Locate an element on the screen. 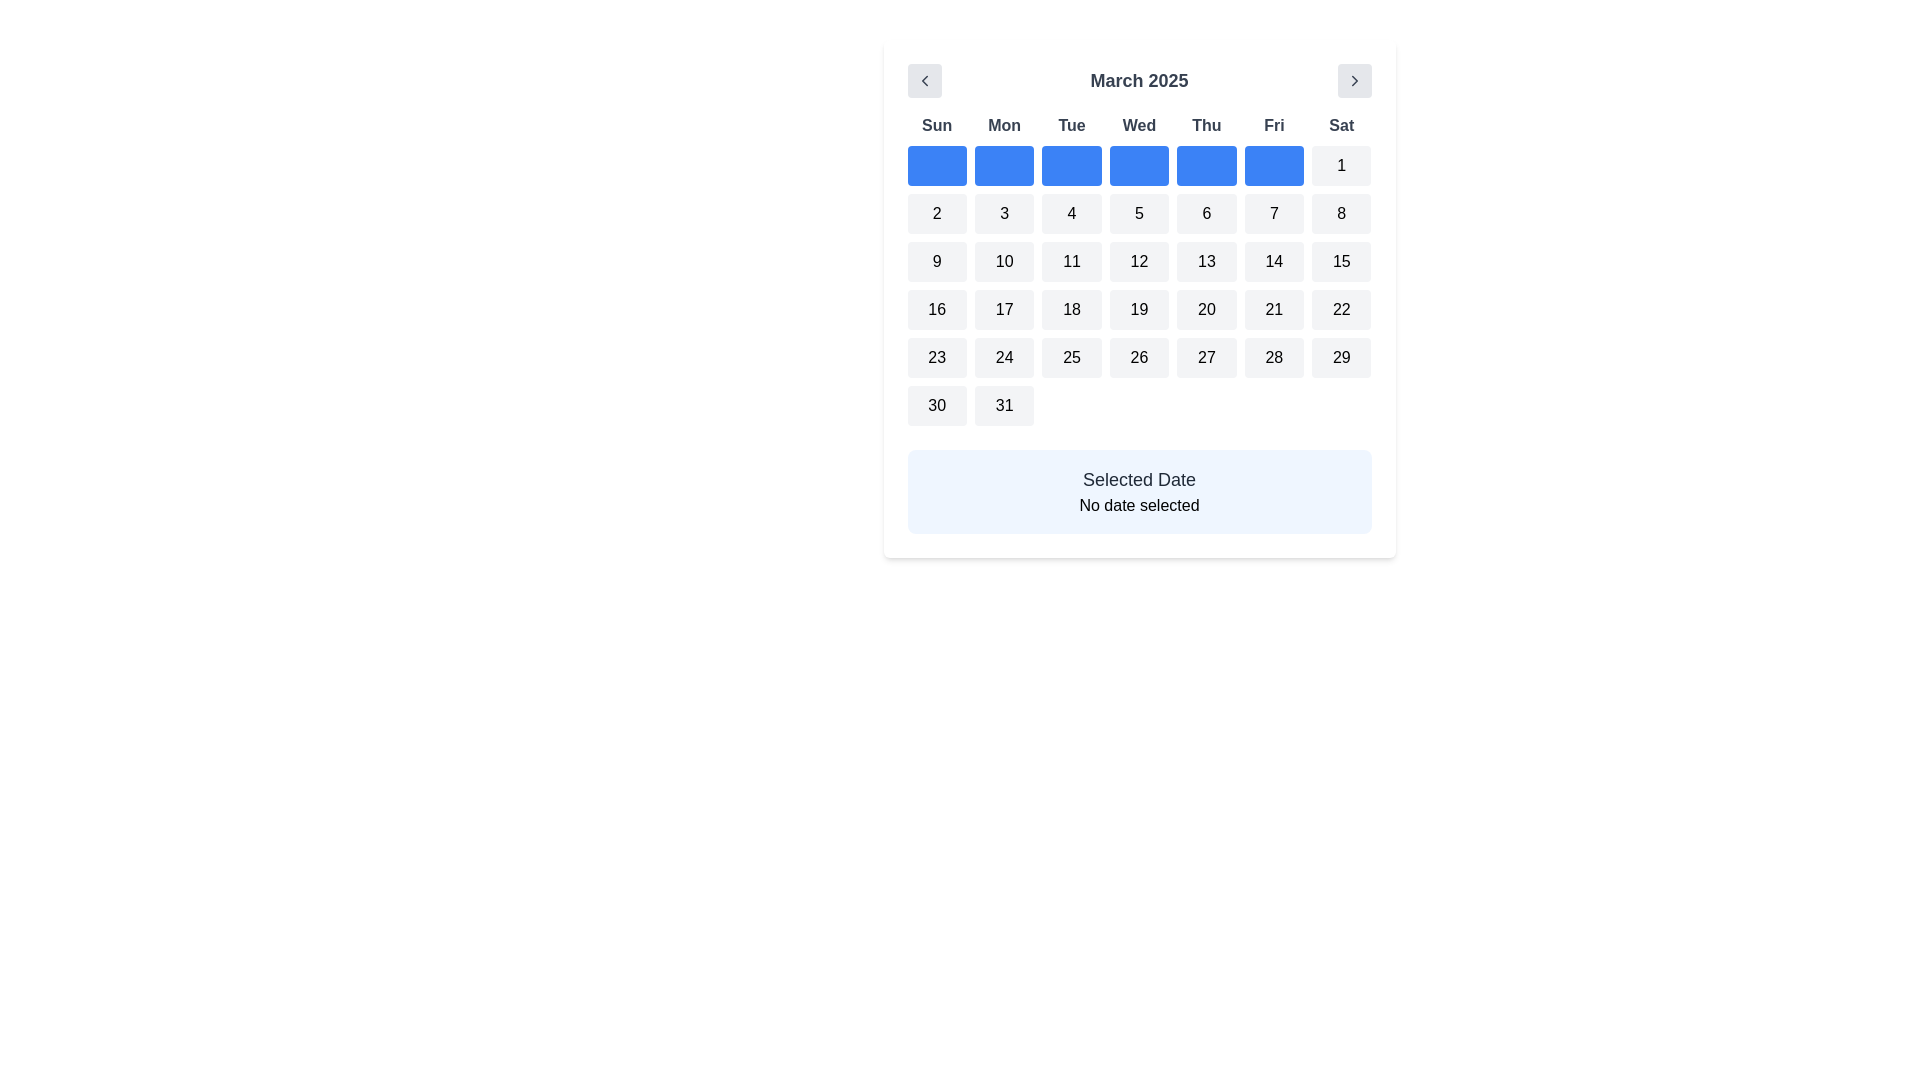  the chevron icon located at the top-right corner of the calendar interface is located at coordinates (1354, 80).